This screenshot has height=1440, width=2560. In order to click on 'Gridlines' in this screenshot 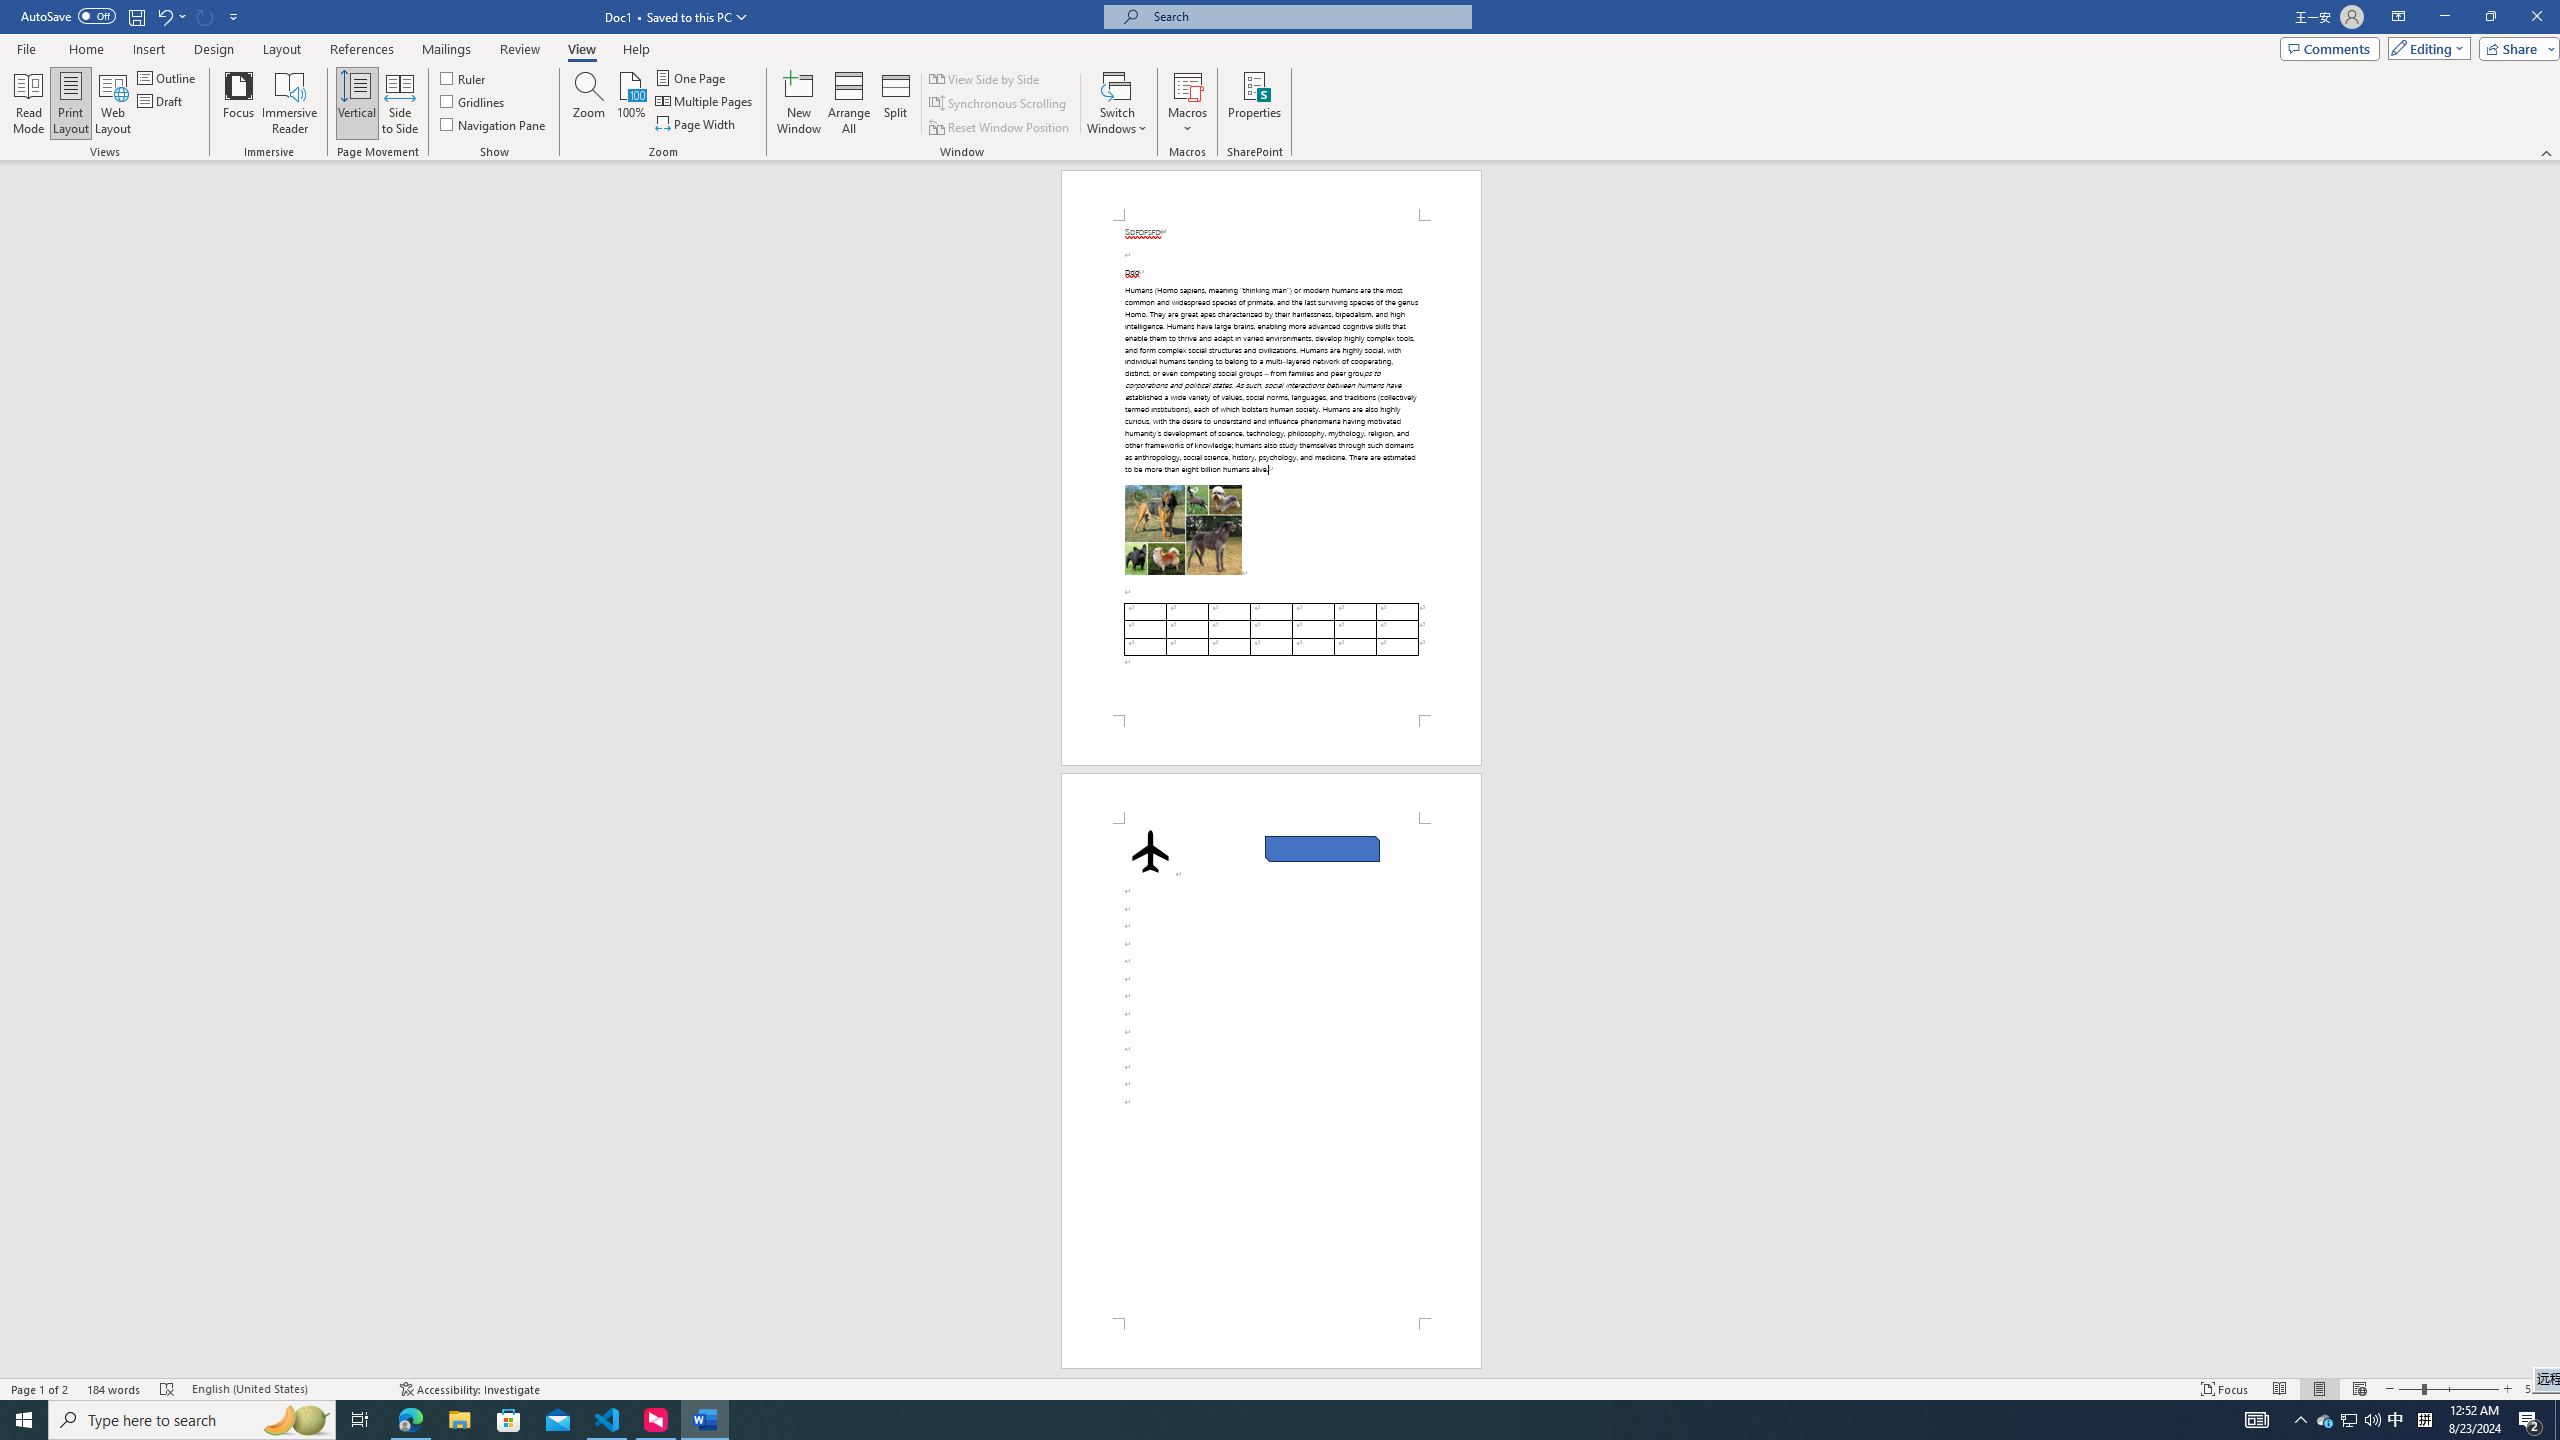, I will do `click(473, 99)`.